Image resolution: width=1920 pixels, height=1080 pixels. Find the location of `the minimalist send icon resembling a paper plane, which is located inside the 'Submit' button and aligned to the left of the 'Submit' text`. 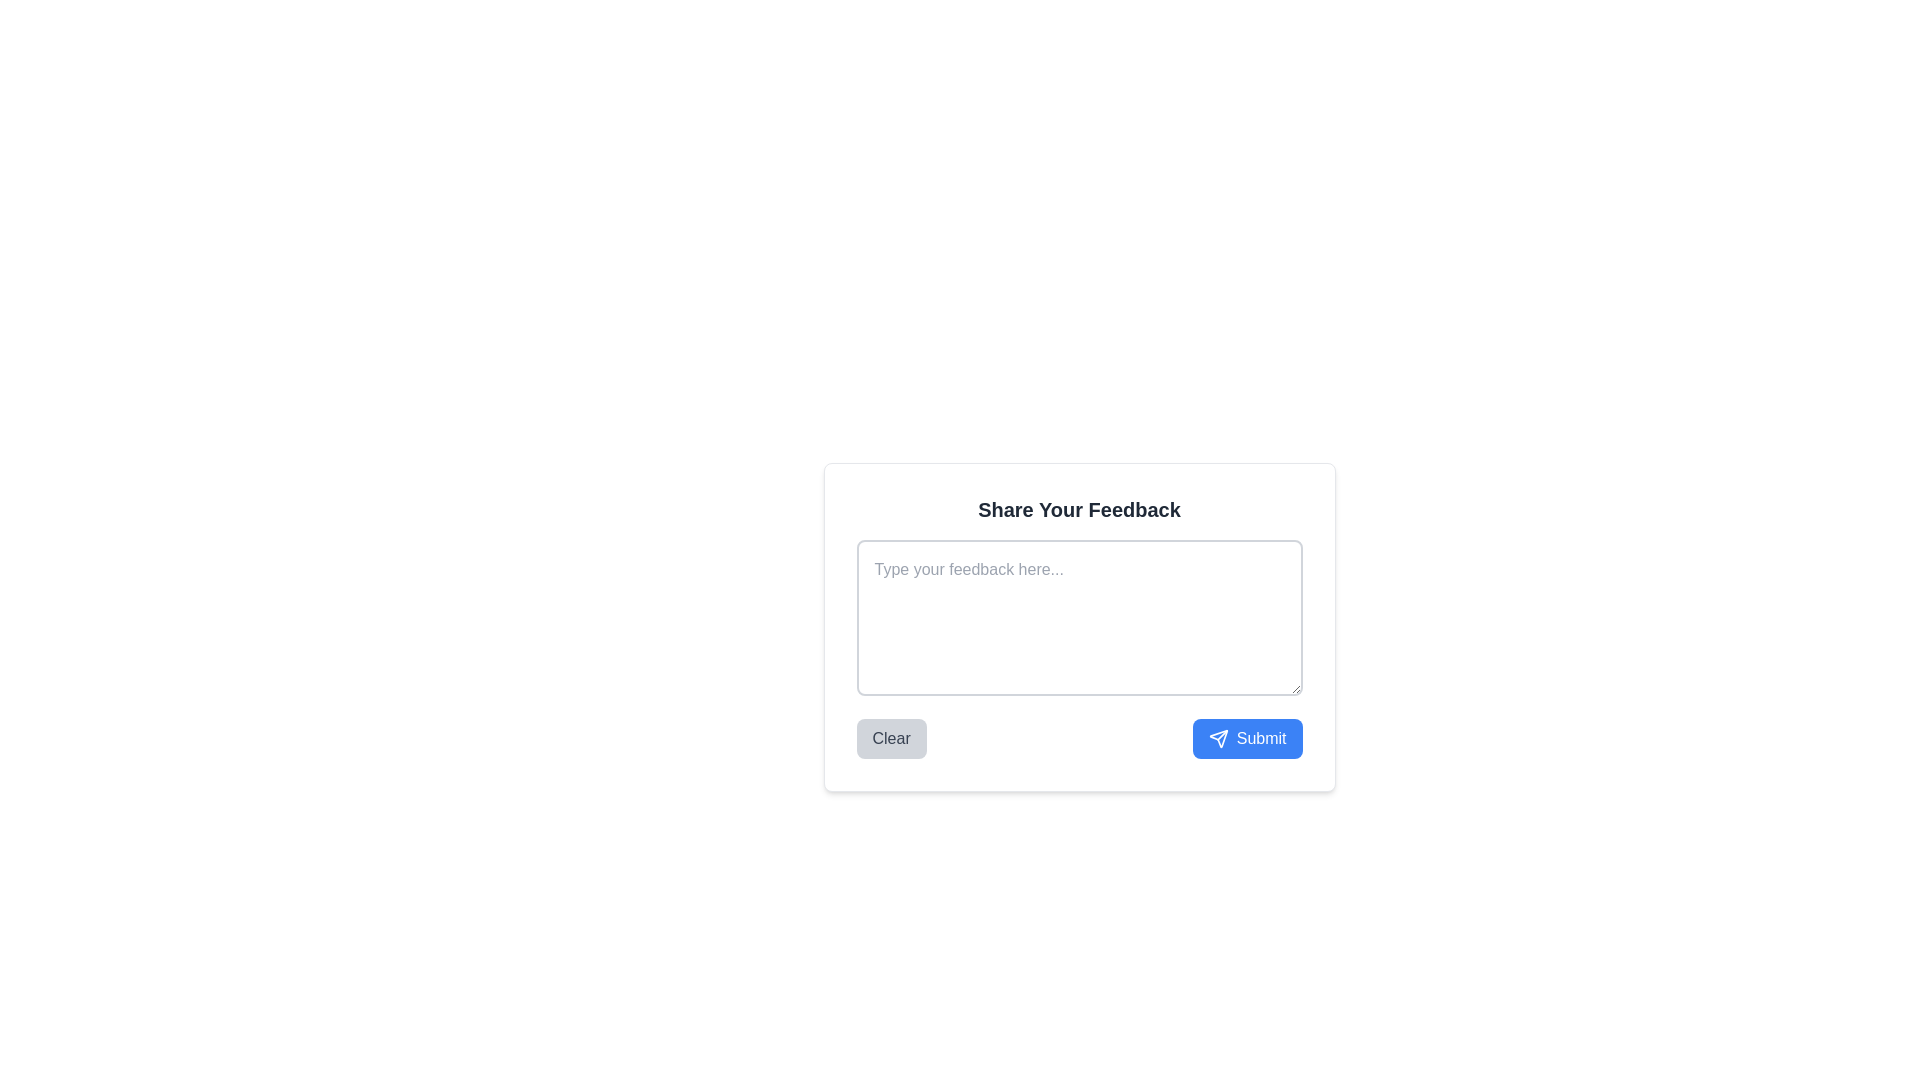

the minimalist send icon resembling a paper plane, which is located inside the 'Submit' button and aligned to the left of the 'Submit' text is located at coordinates (1217, 739).